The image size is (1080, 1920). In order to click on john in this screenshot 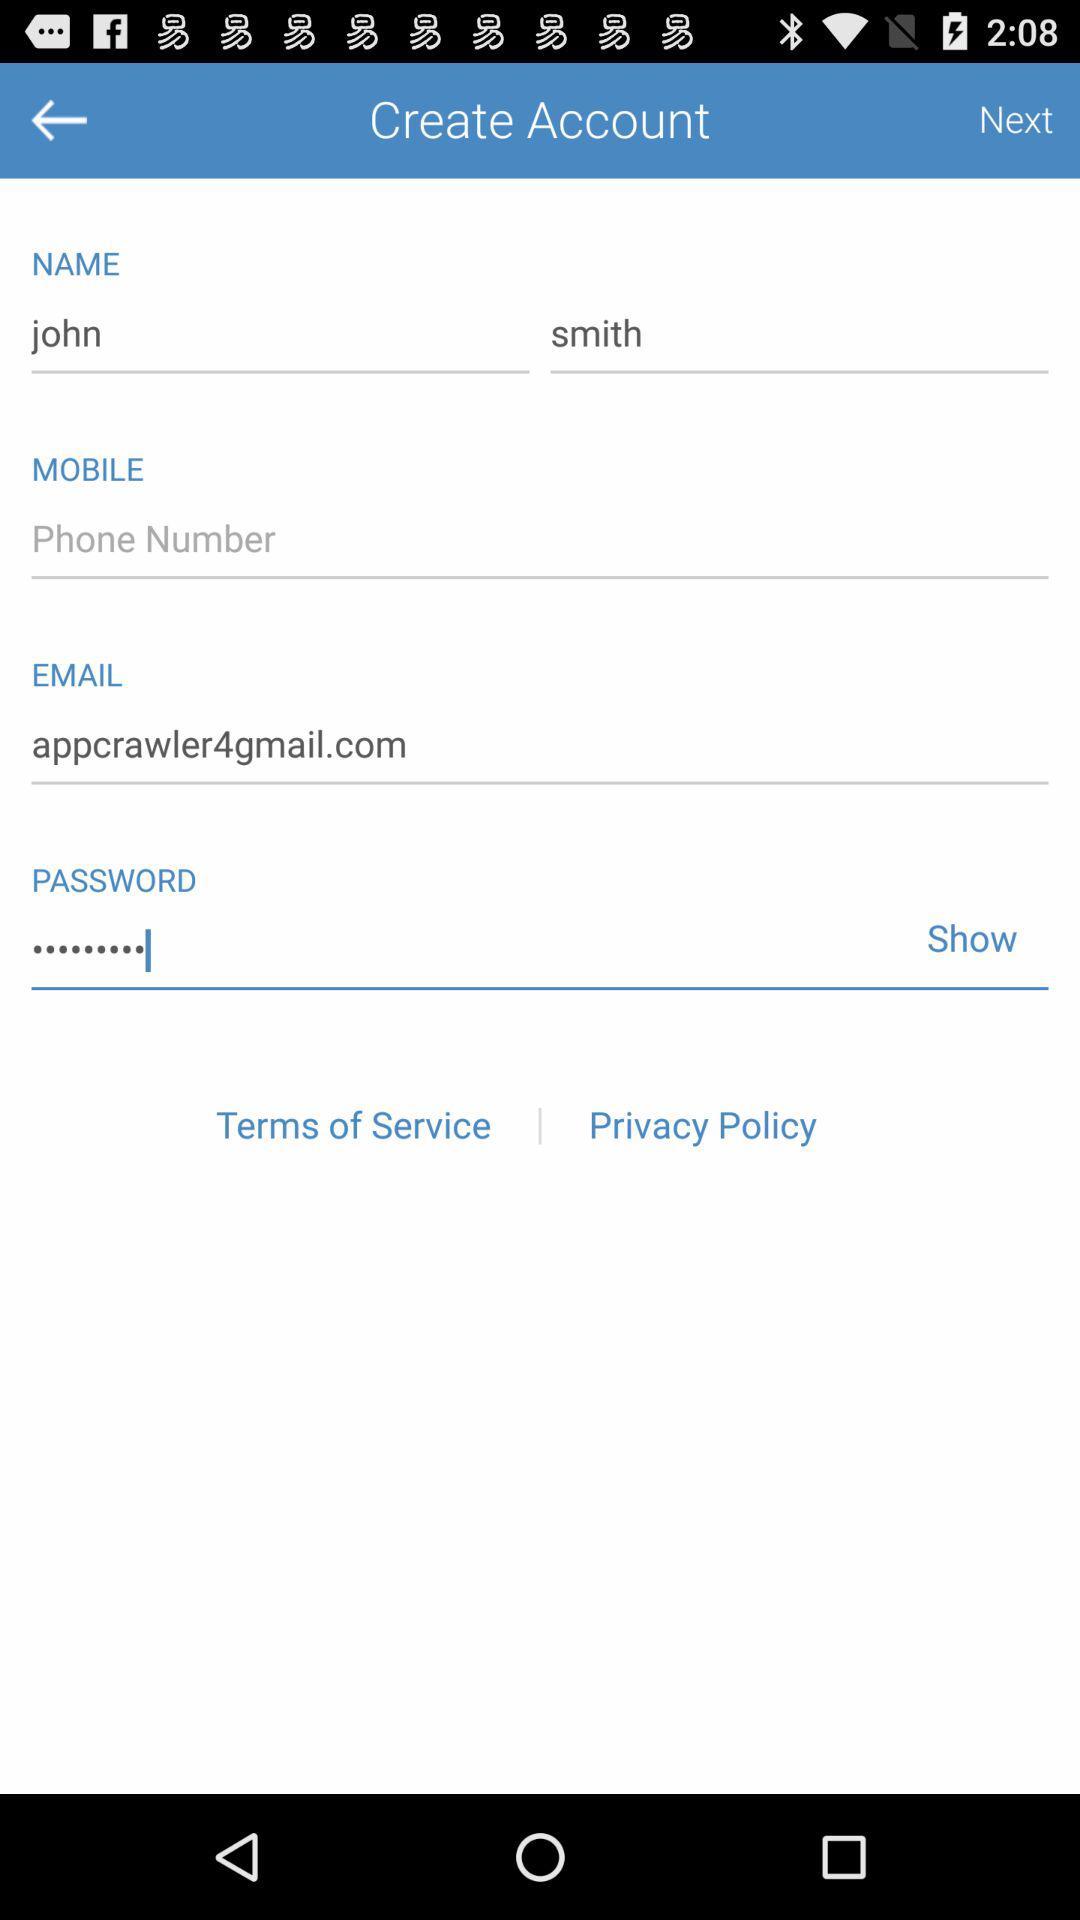, I will do `click(280, 334)`.